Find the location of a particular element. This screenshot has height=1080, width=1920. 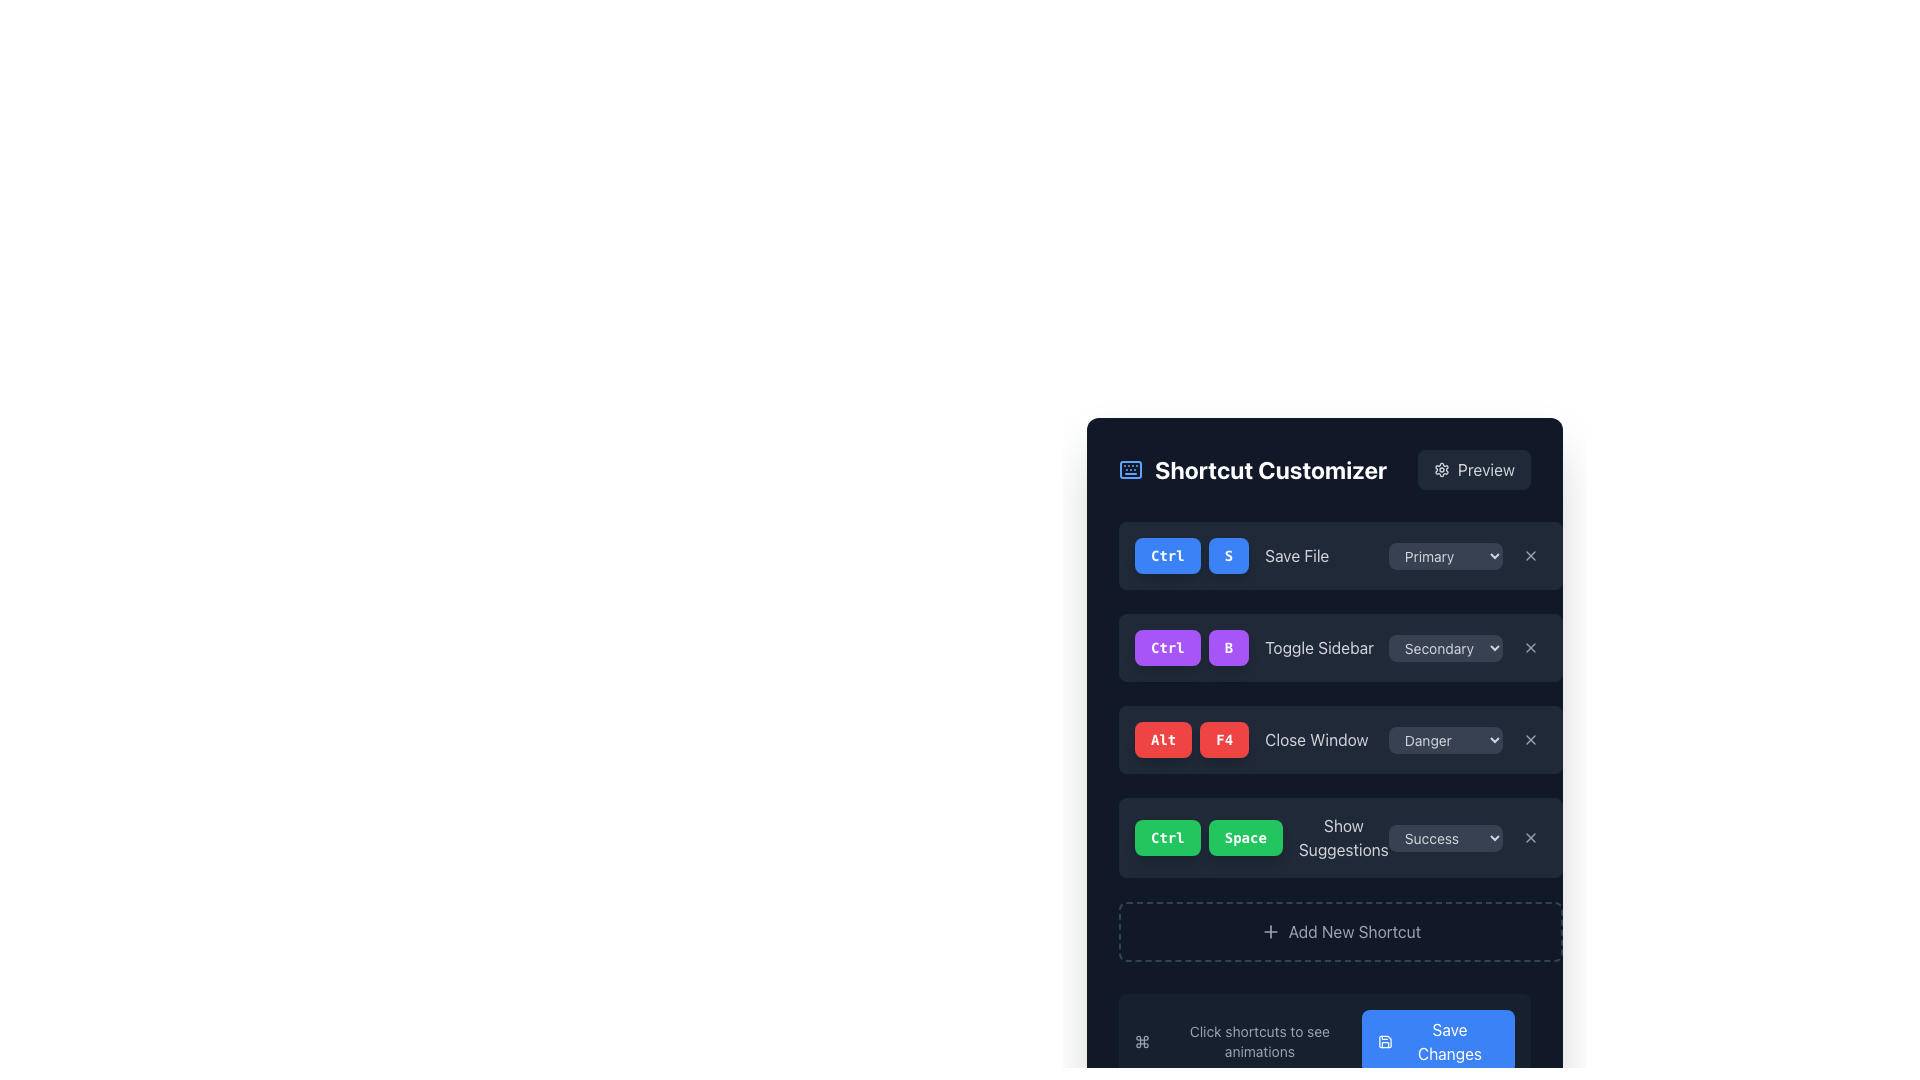

the red button labeled 'Alt' with rounded corners, which is the first button in the 'Close Window' section is located at coordinates (1163, 740).